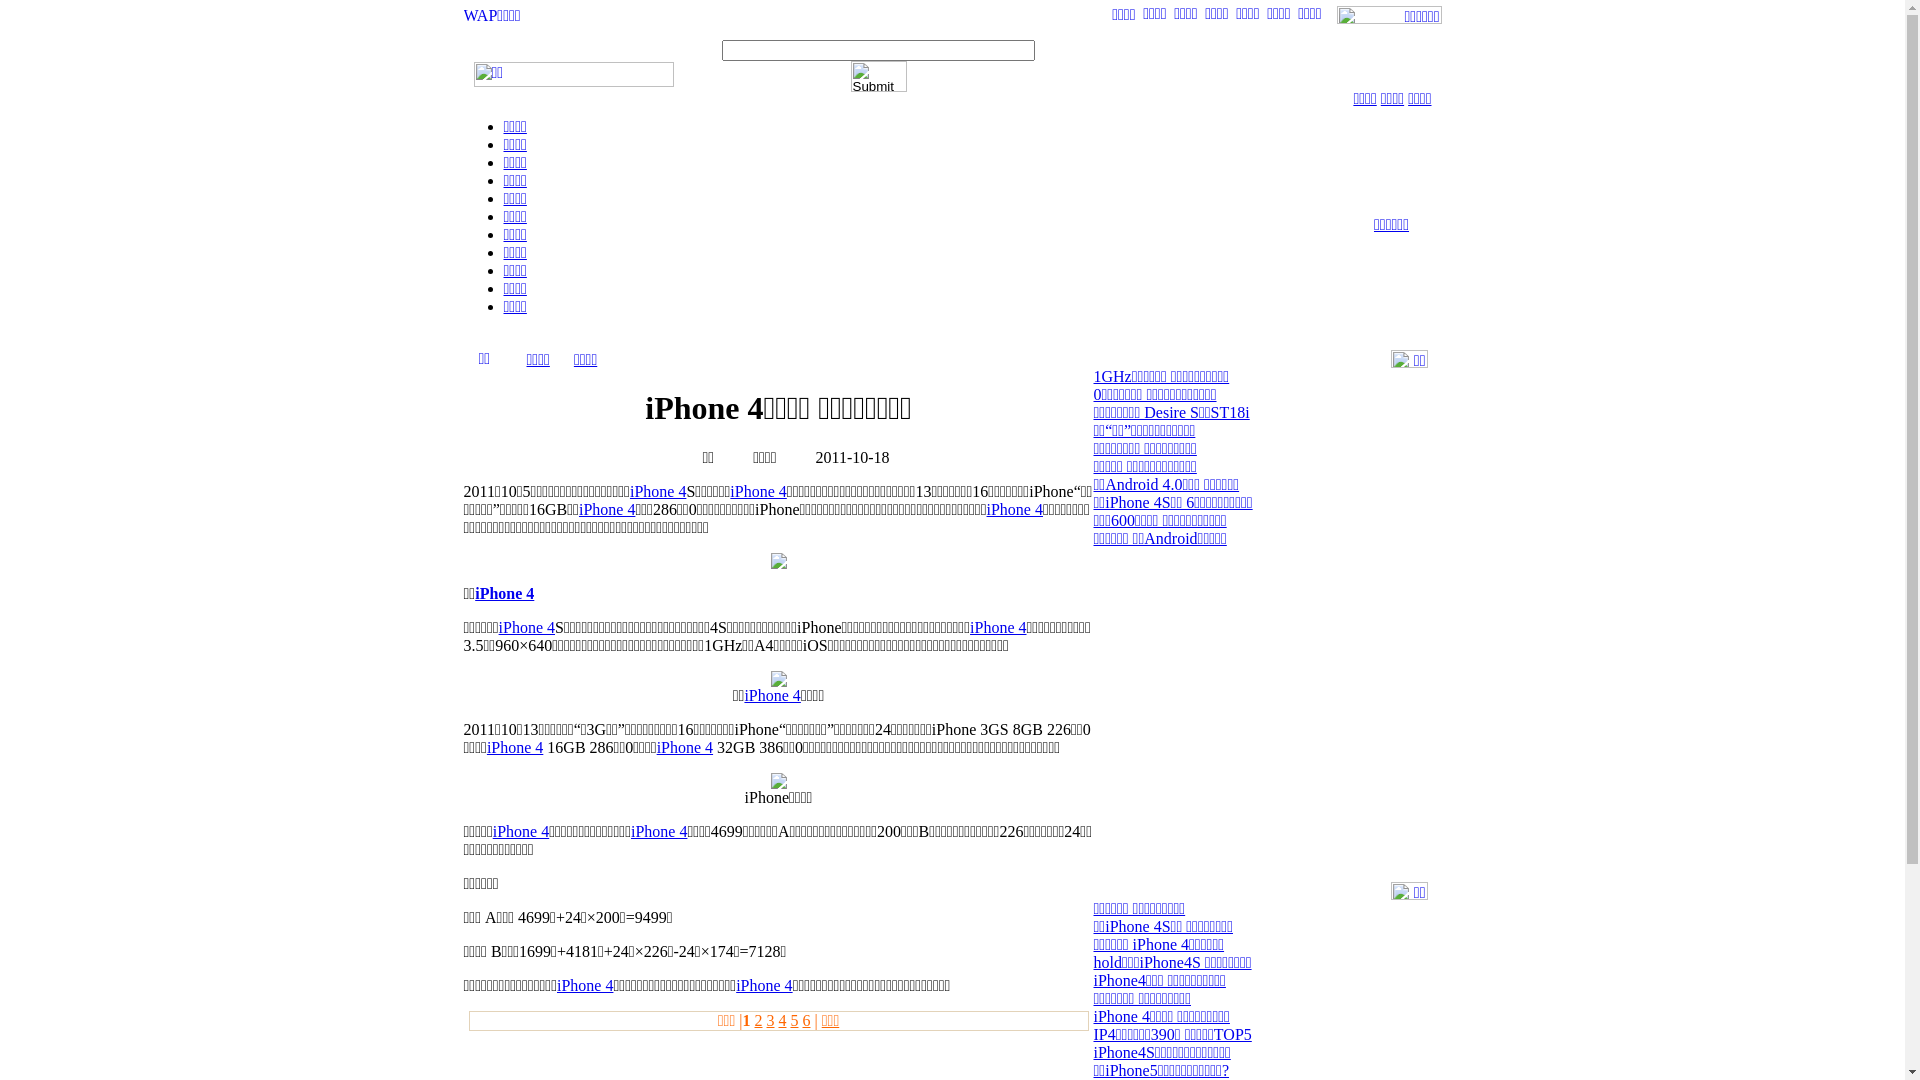 The width and height of the screenshot is (1920, 1080). What do you see at coordinates (752, 1020) in the screenshot?
I see `'2'` at bounding box center [752, 1020].